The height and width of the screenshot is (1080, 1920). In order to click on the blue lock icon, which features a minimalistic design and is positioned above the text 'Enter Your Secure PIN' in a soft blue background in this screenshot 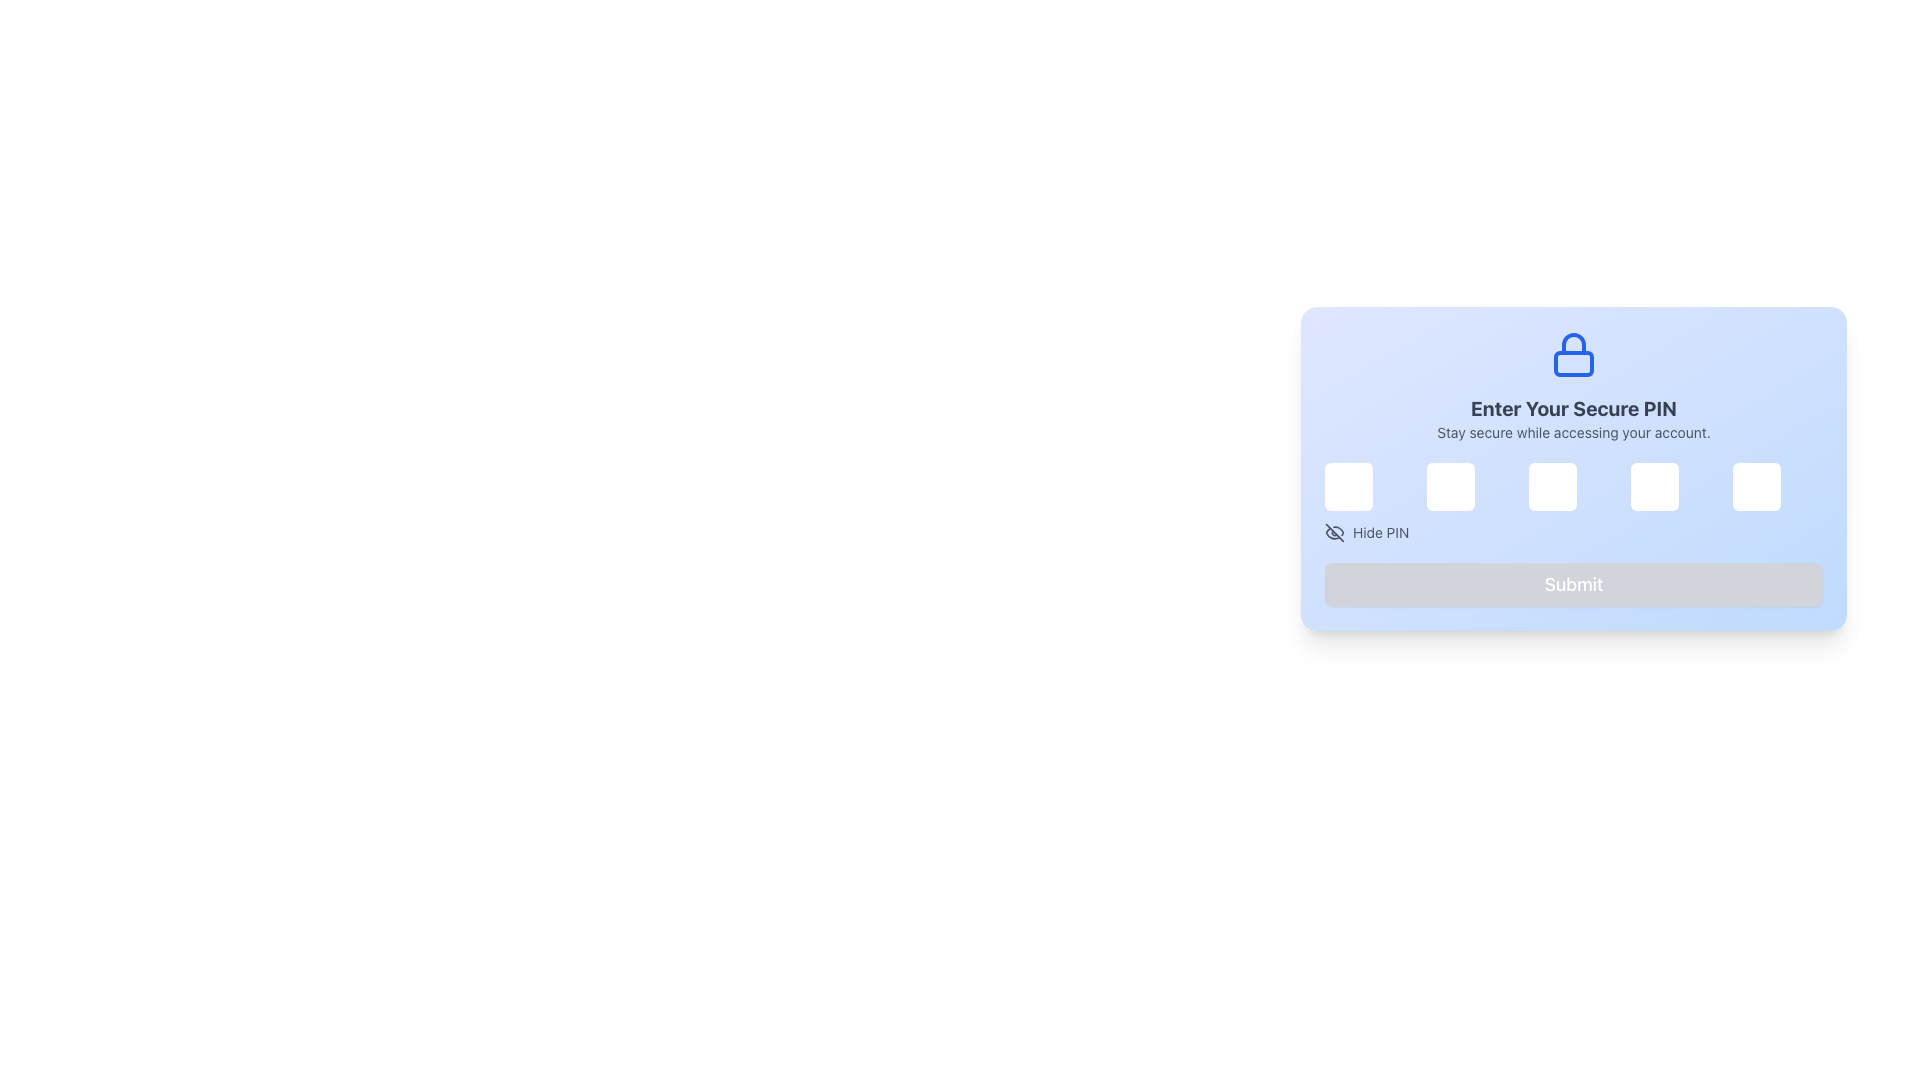, I will do `click(1573, 353)`.